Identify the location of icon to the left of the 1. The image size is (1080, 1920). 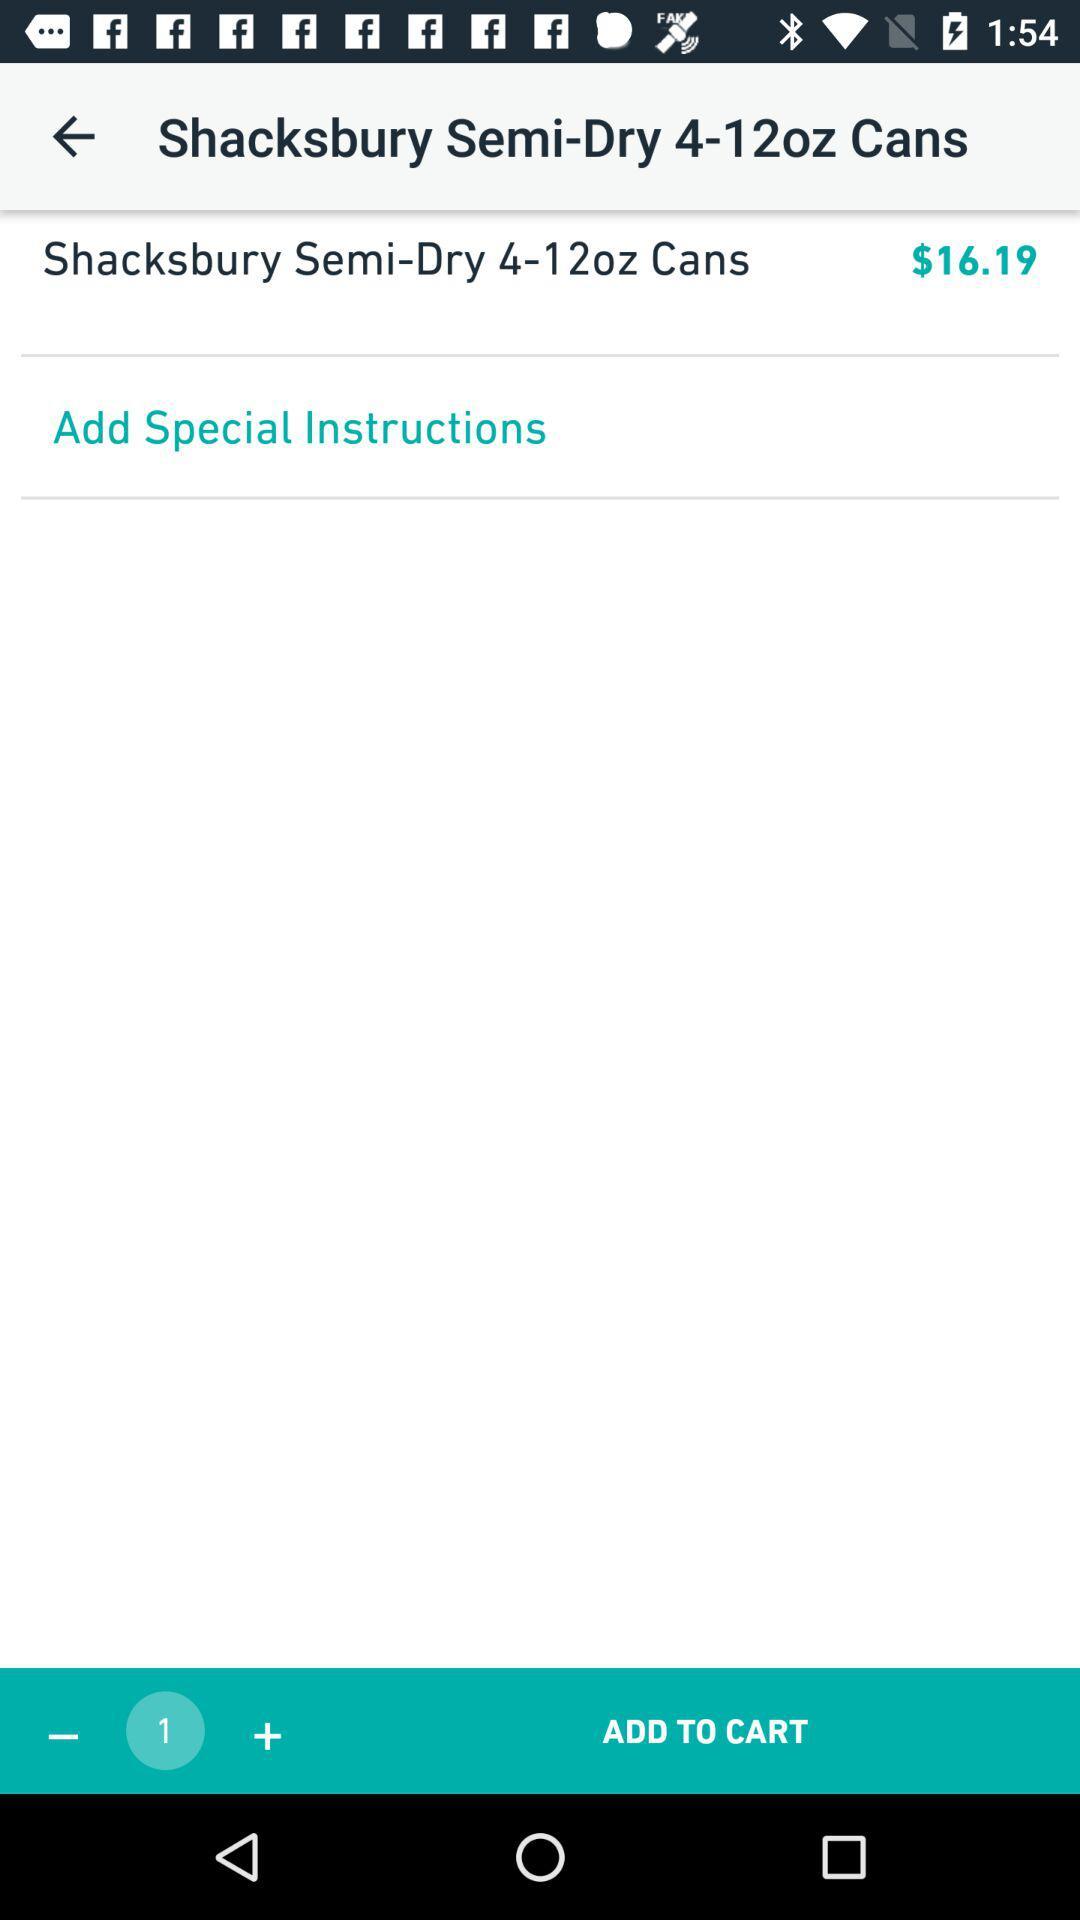
(61, 1730).